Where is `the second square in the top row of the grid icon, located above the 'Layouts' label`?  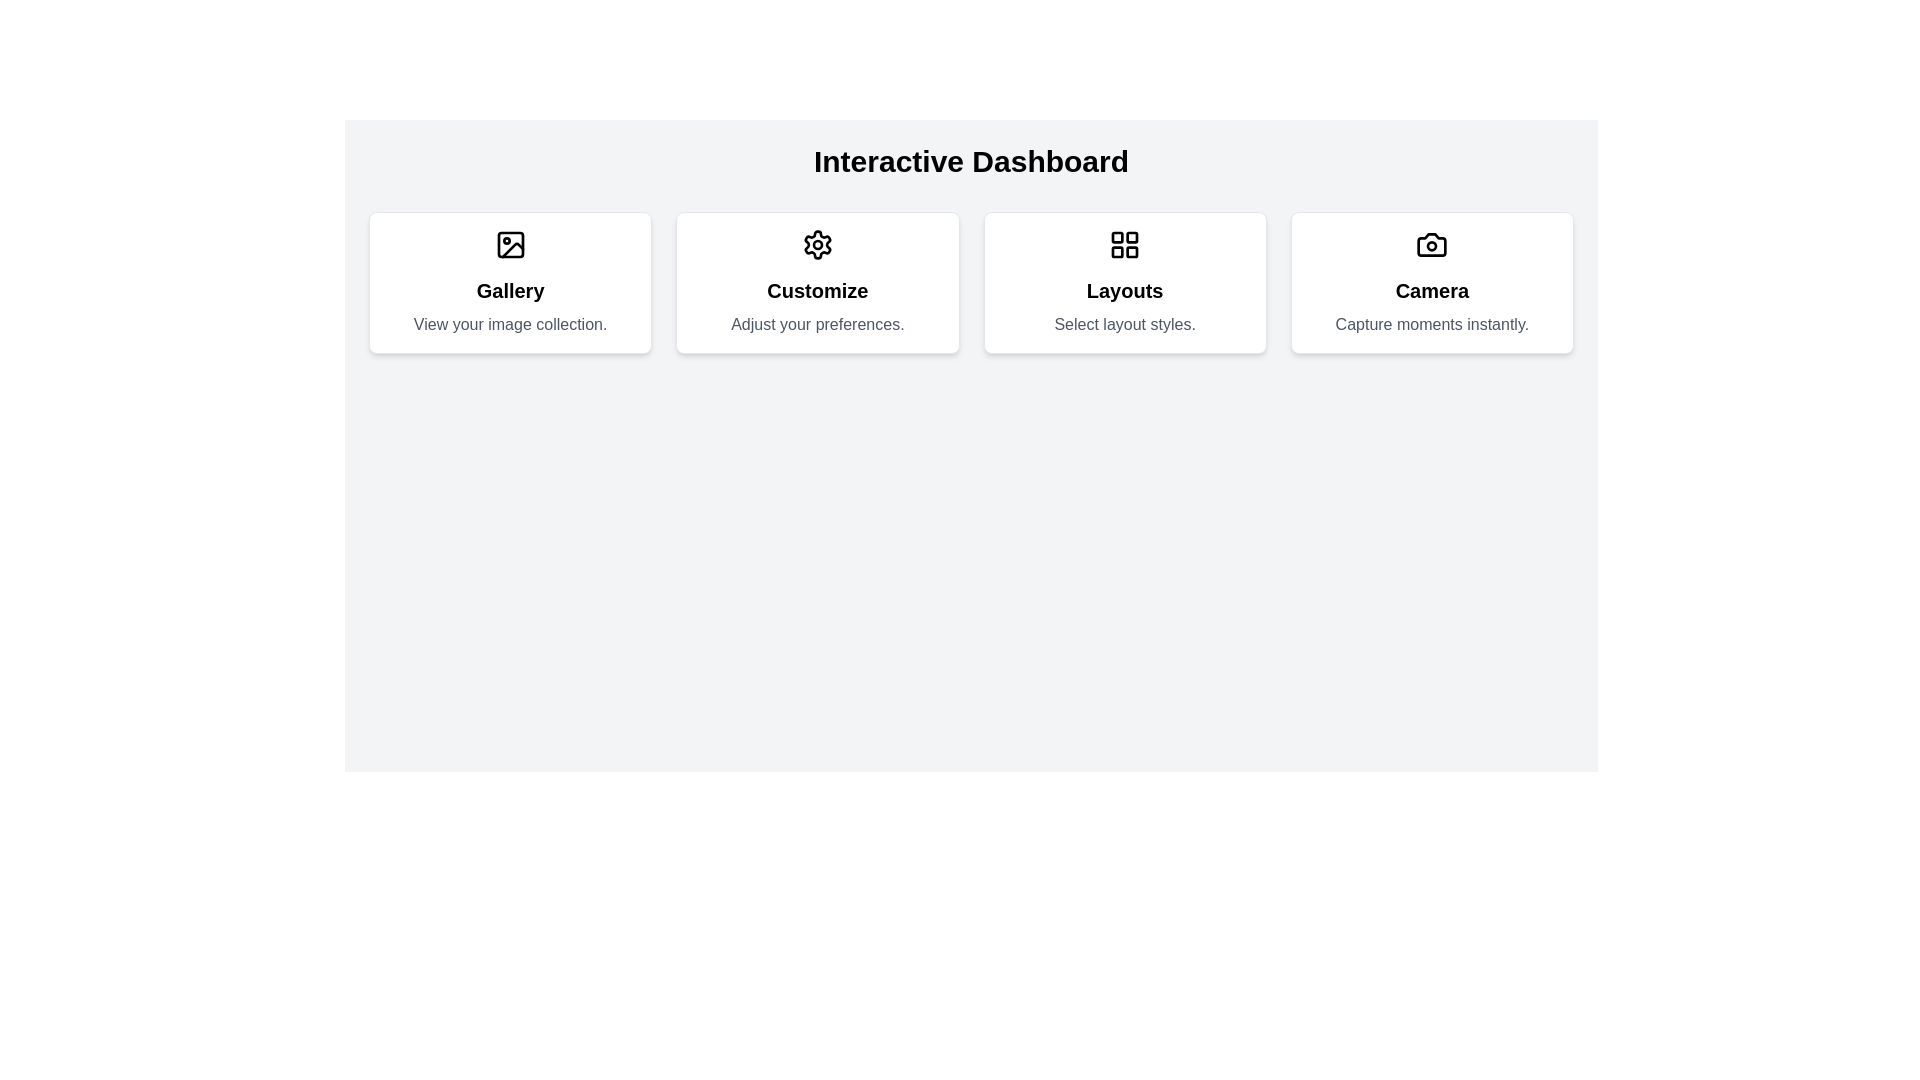
the second square in the top row of the grid icon, located above the 'Layouts' label is located at coordinates (1132, 236).